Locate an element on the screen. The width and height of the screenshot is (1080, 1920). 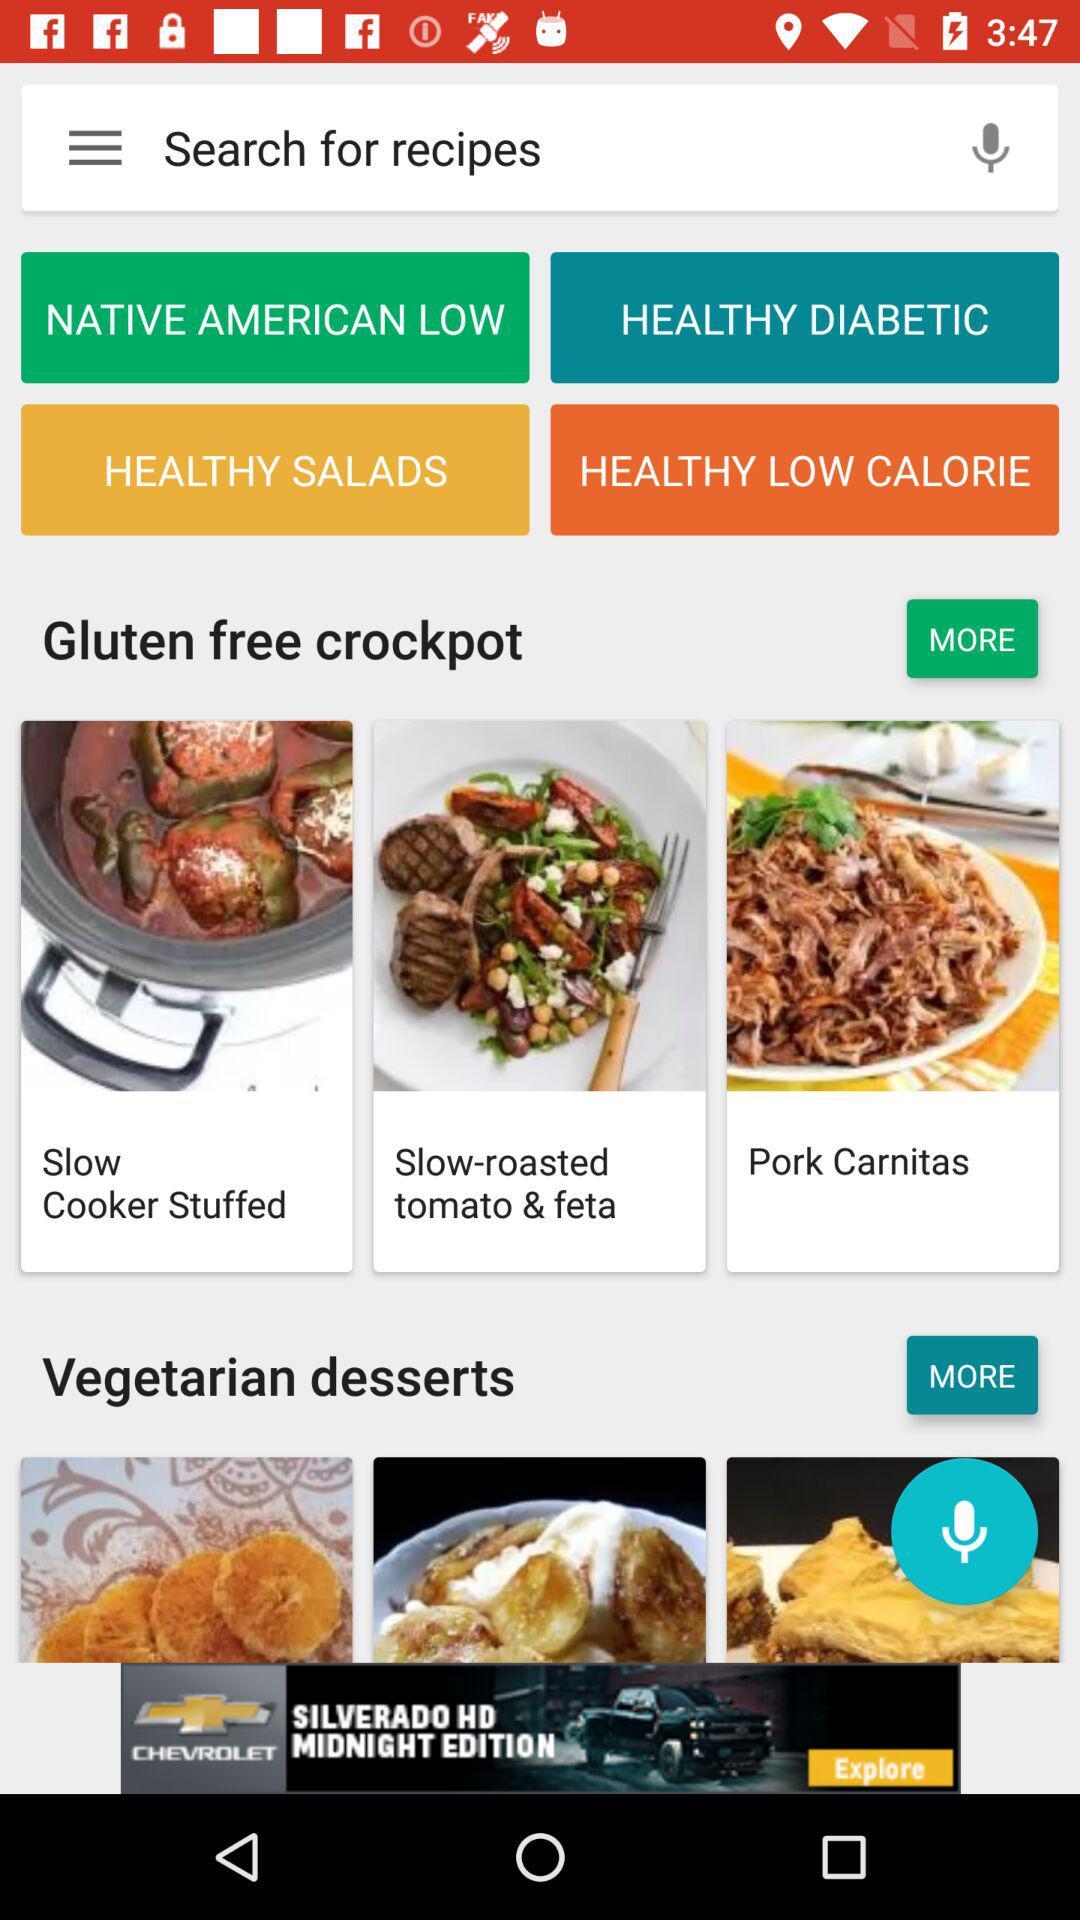
the microphone icon is located at coordinates (990, 146).